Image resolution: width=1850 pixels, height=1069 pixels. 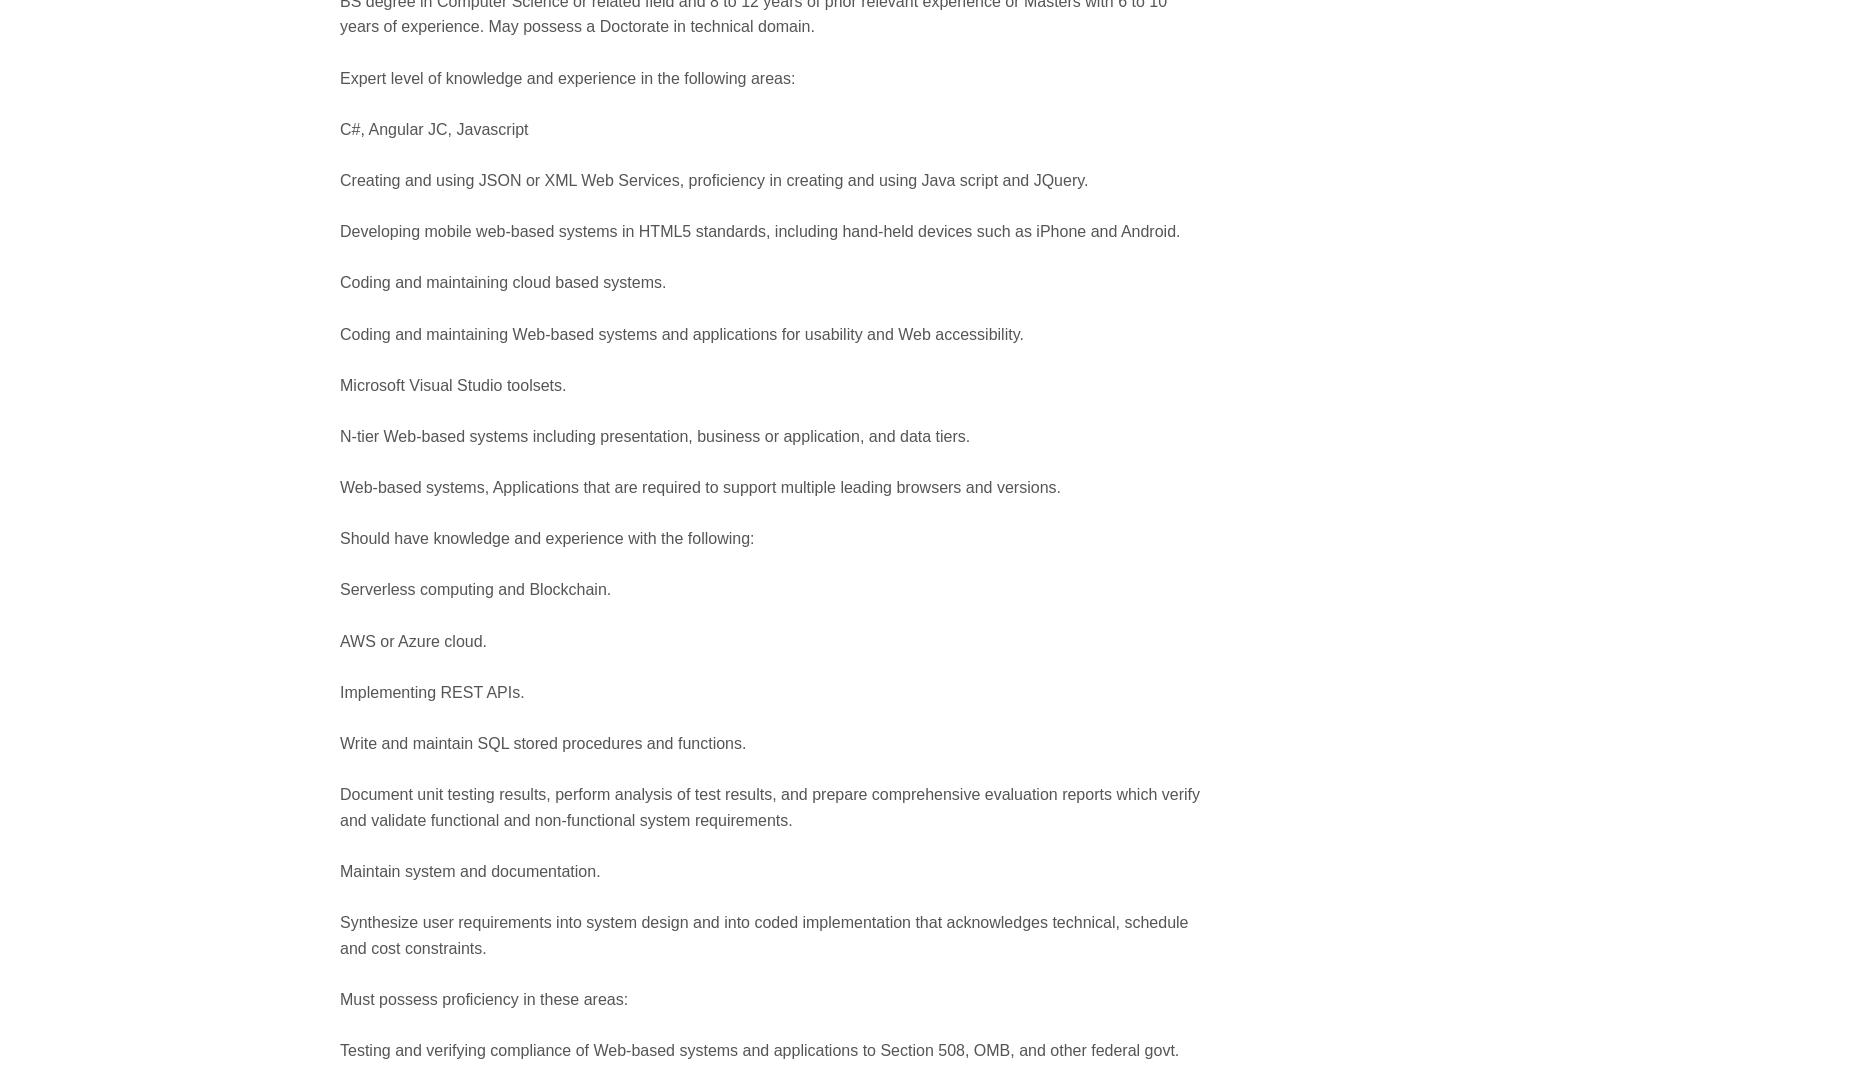 I want to click on 'Coding and maintaining cloud based systems.', so click(x=503, y=281).